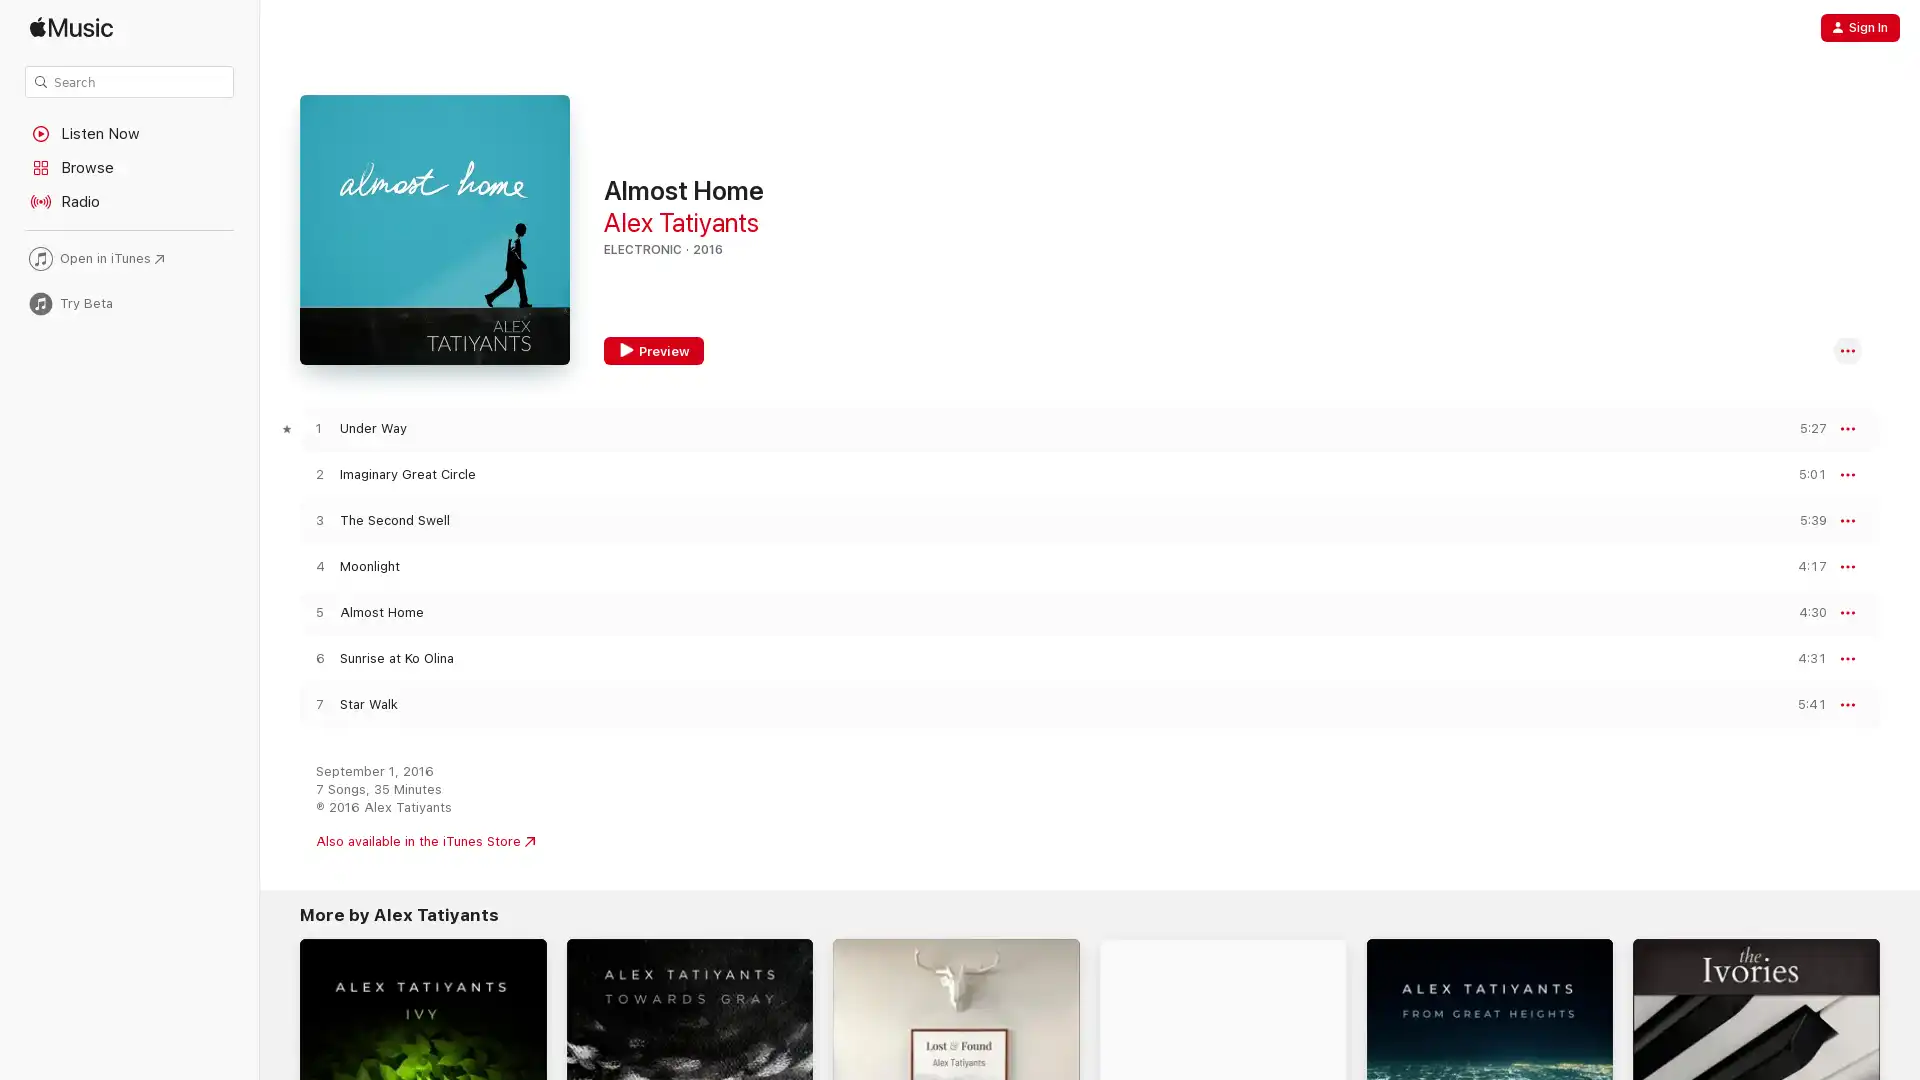 The height and width of the screenshot is (1080, 1920). What do you see at coordinates (1827, 1041) in the screenshot?
I see `Try It Free` at bounding box center [1827, 1041].